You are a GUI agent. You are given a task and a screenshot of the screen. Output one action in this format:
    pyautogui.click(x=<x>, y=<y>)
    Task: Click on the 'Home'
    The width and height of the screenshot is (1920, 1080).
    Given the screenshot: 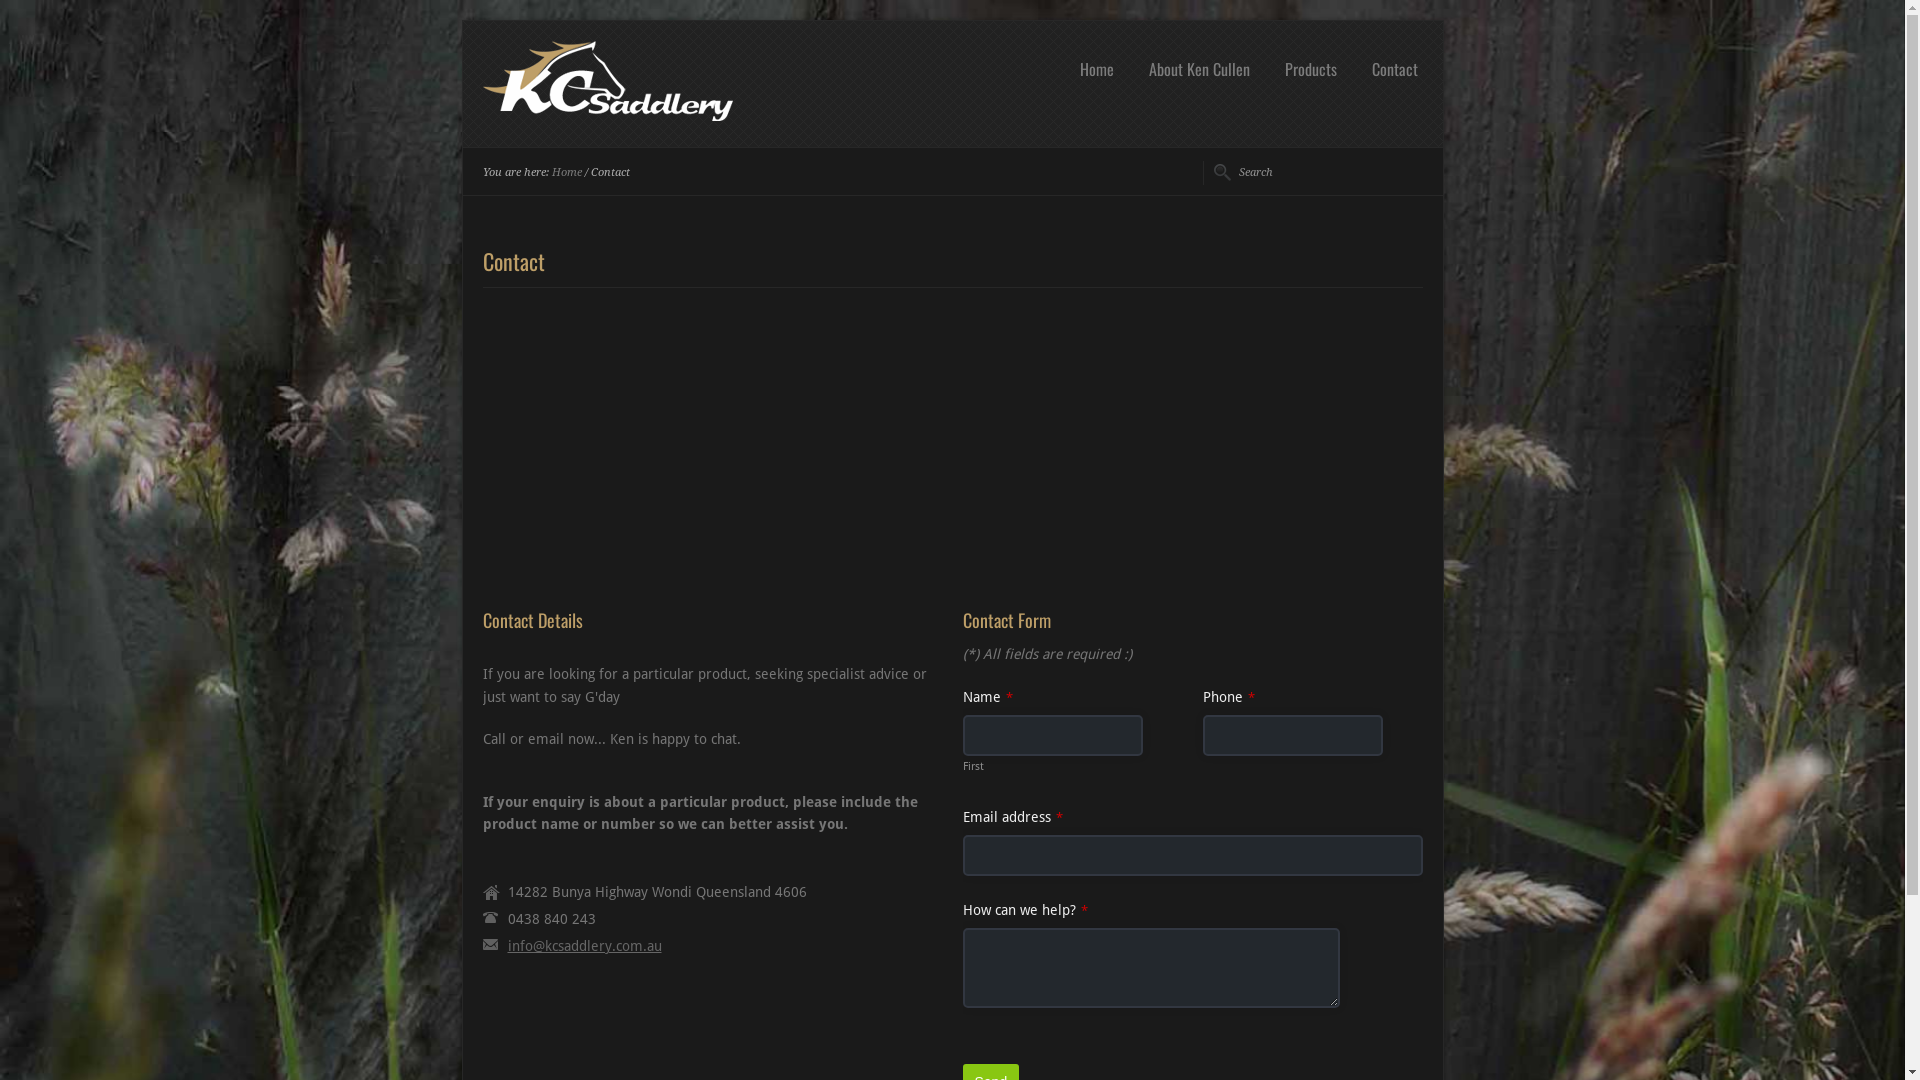 What is the action you would take?
    pyautogui.click(x=1094, y=68)
    